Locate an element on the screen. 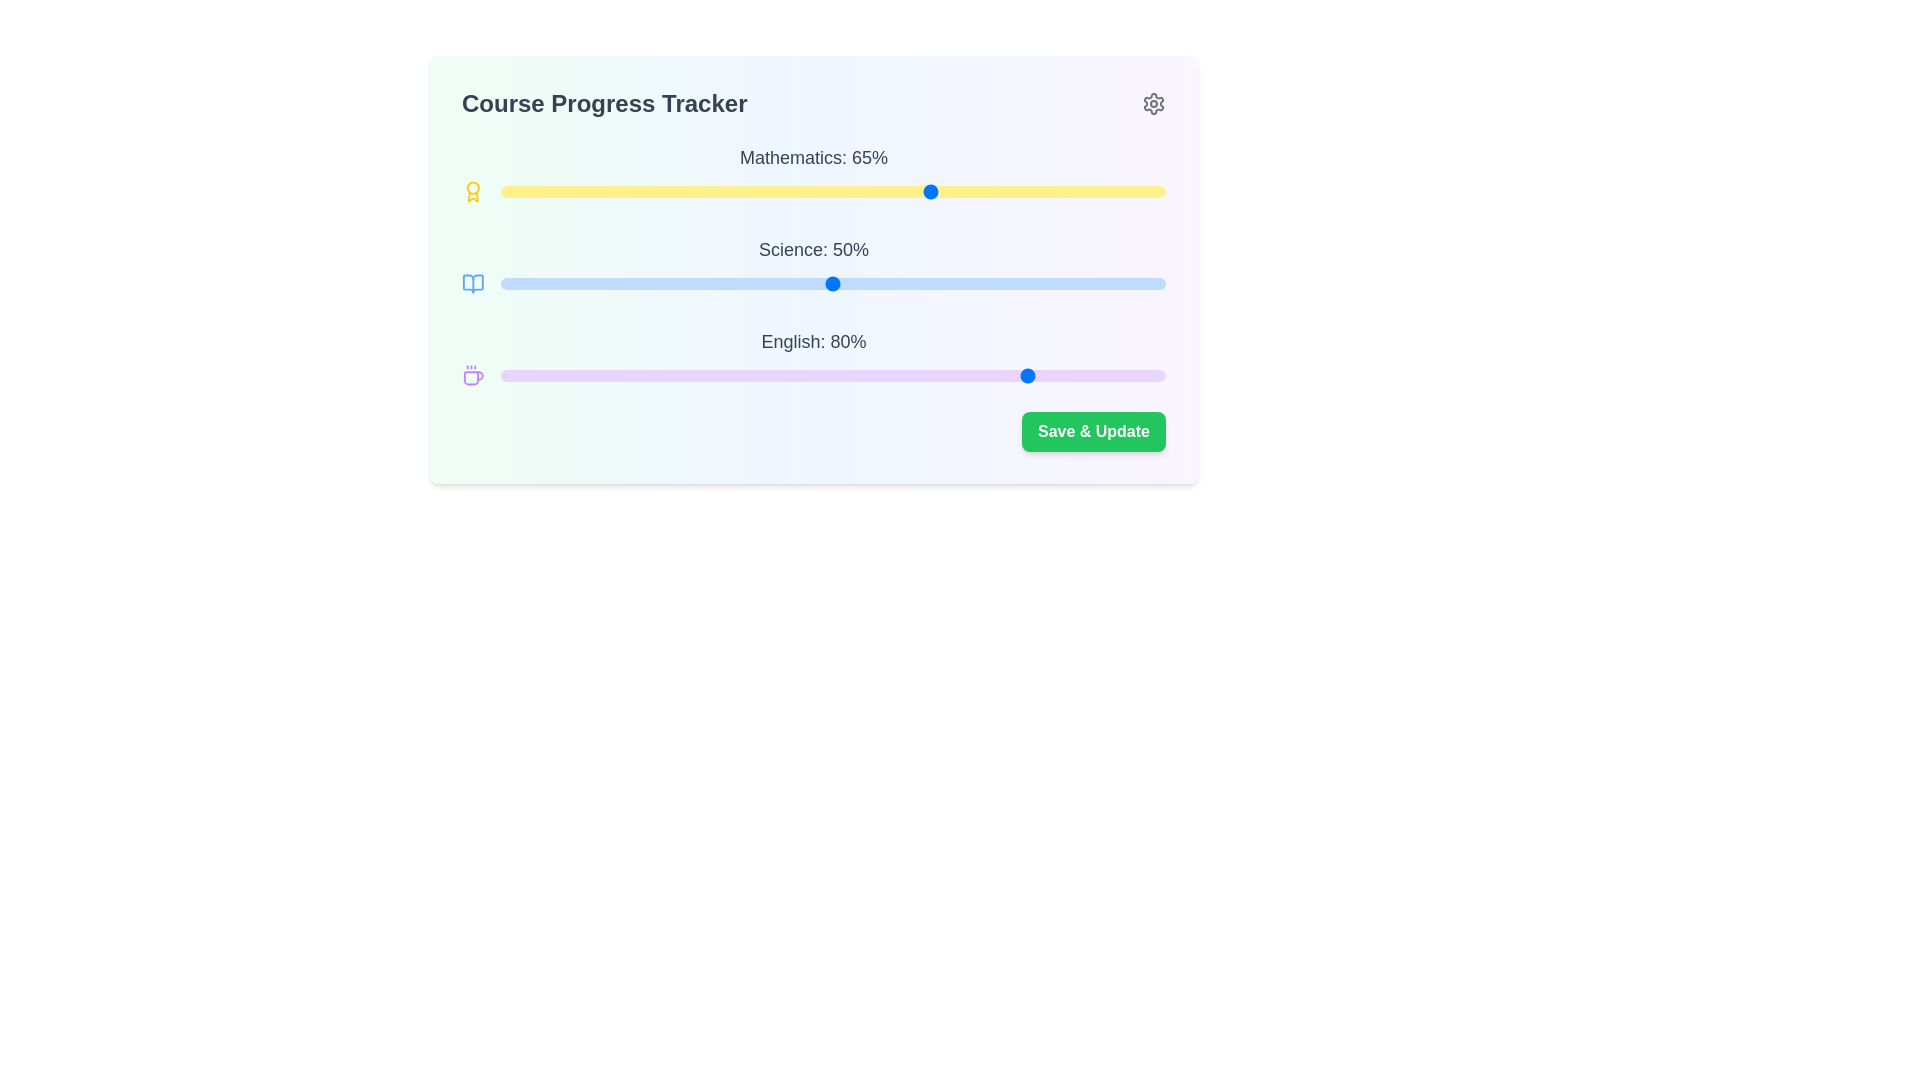  the English progress is located at coordinates (618, 375).